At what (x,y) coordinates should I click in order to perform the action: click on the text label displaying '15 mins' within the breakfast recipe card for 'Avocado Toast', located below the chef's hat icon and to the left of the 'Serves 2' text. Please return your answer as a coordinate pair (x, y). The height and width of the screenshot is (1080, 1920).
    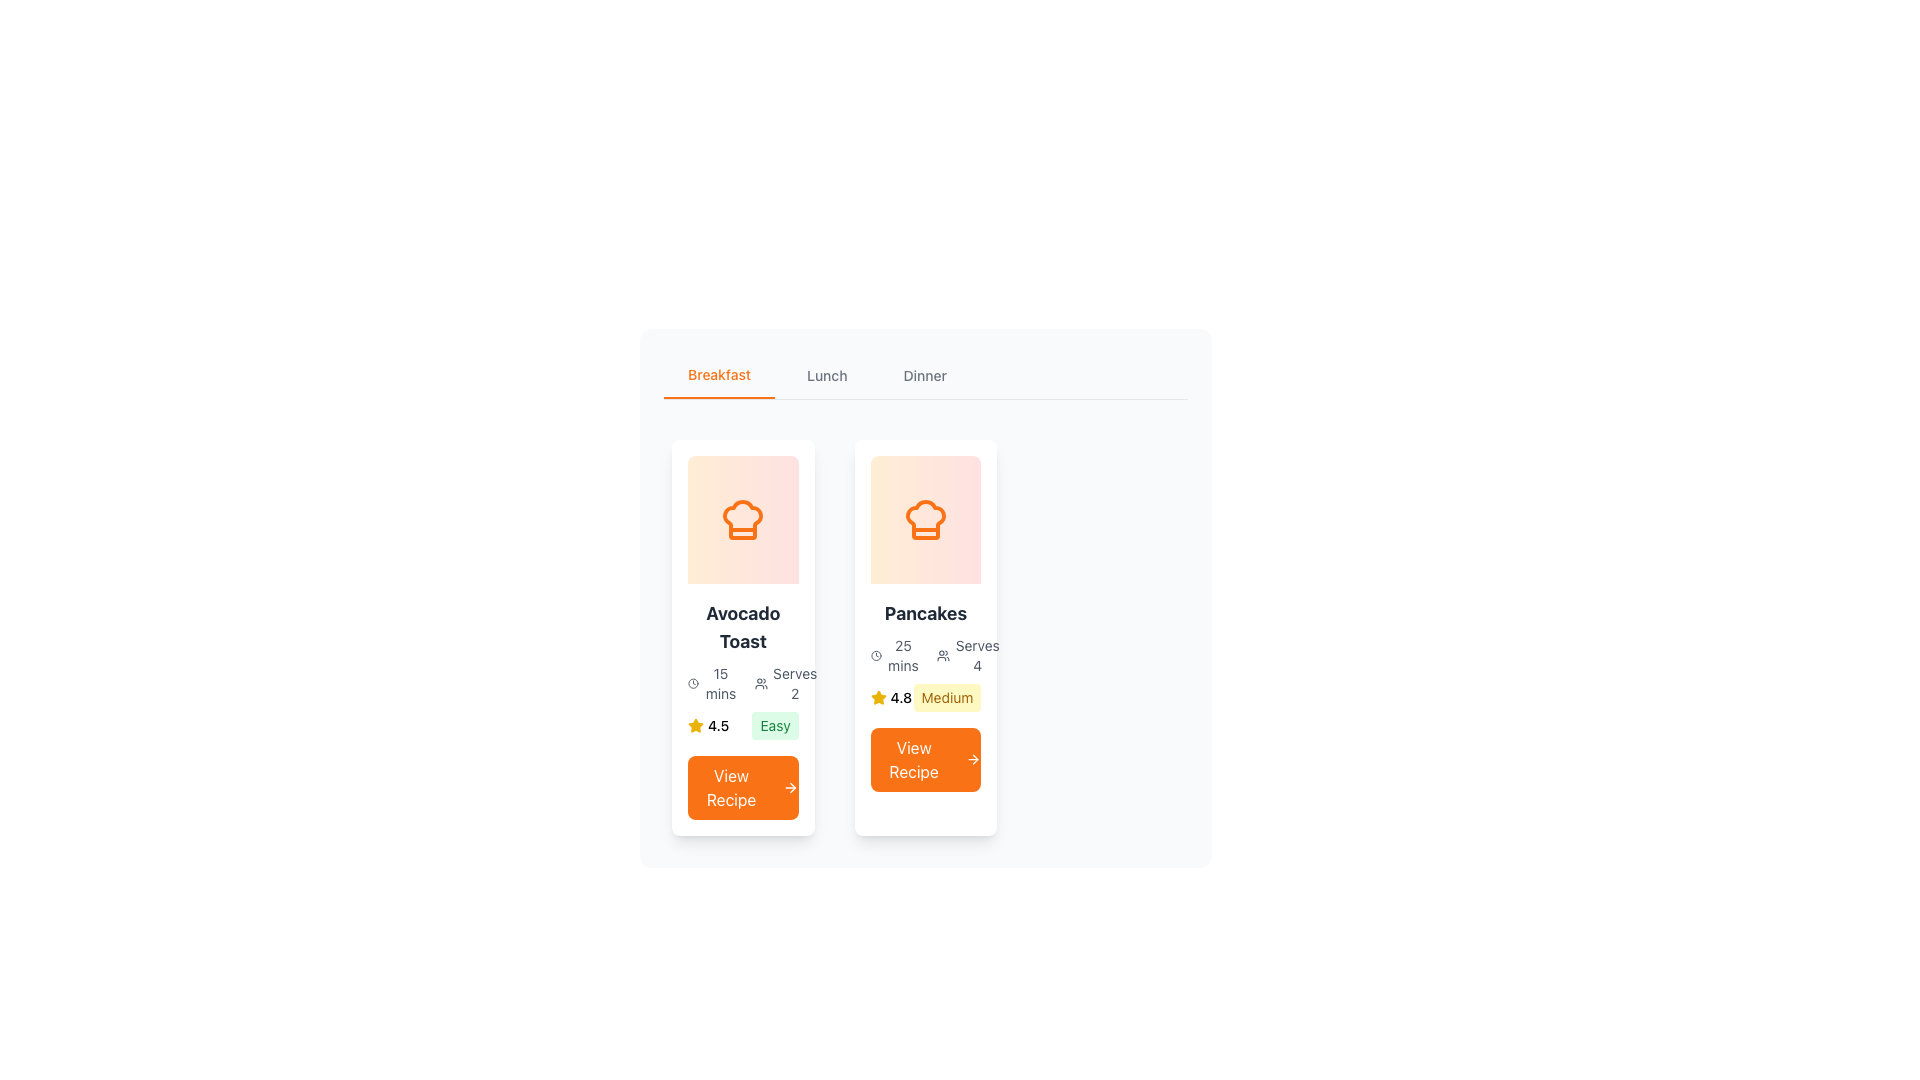
    Looking at the image, I should click on (720, 682).